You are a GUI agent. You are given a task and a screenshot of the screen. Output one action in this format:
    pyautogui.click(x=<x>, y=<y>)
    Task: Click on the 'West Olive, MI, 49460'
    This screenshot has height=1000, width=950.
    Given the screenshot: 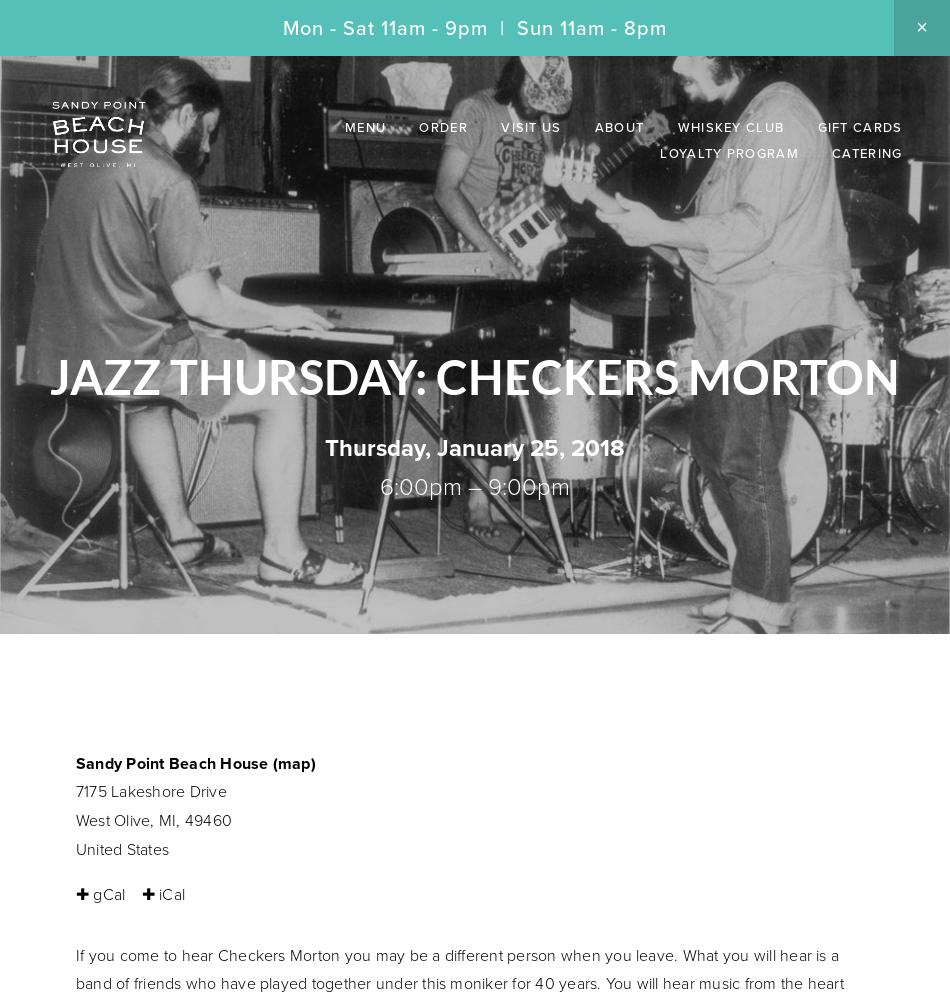 What is the action you would take?
    pyautogui.click(x=76, y=819)
    